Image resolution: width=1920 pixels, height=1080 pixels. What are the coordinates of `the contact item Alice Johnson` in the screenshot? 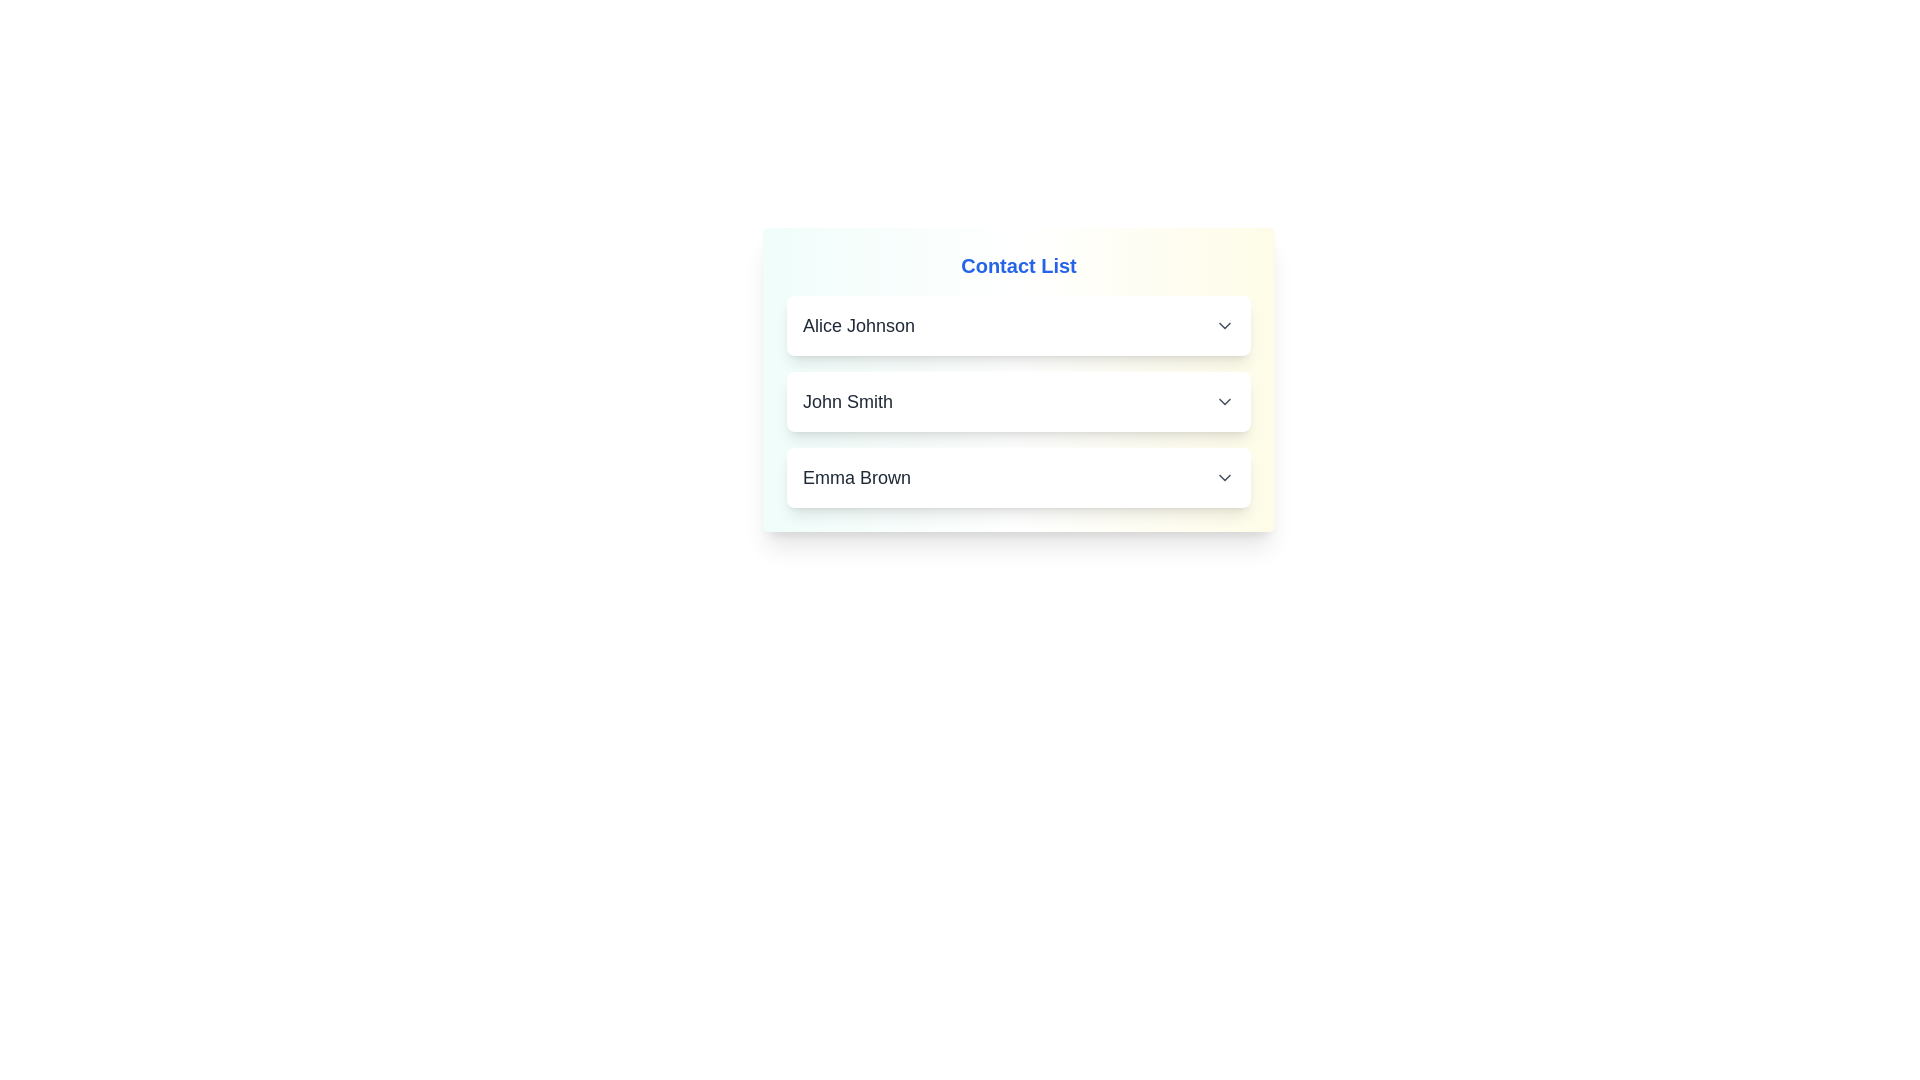 It's located at (1018, 325).